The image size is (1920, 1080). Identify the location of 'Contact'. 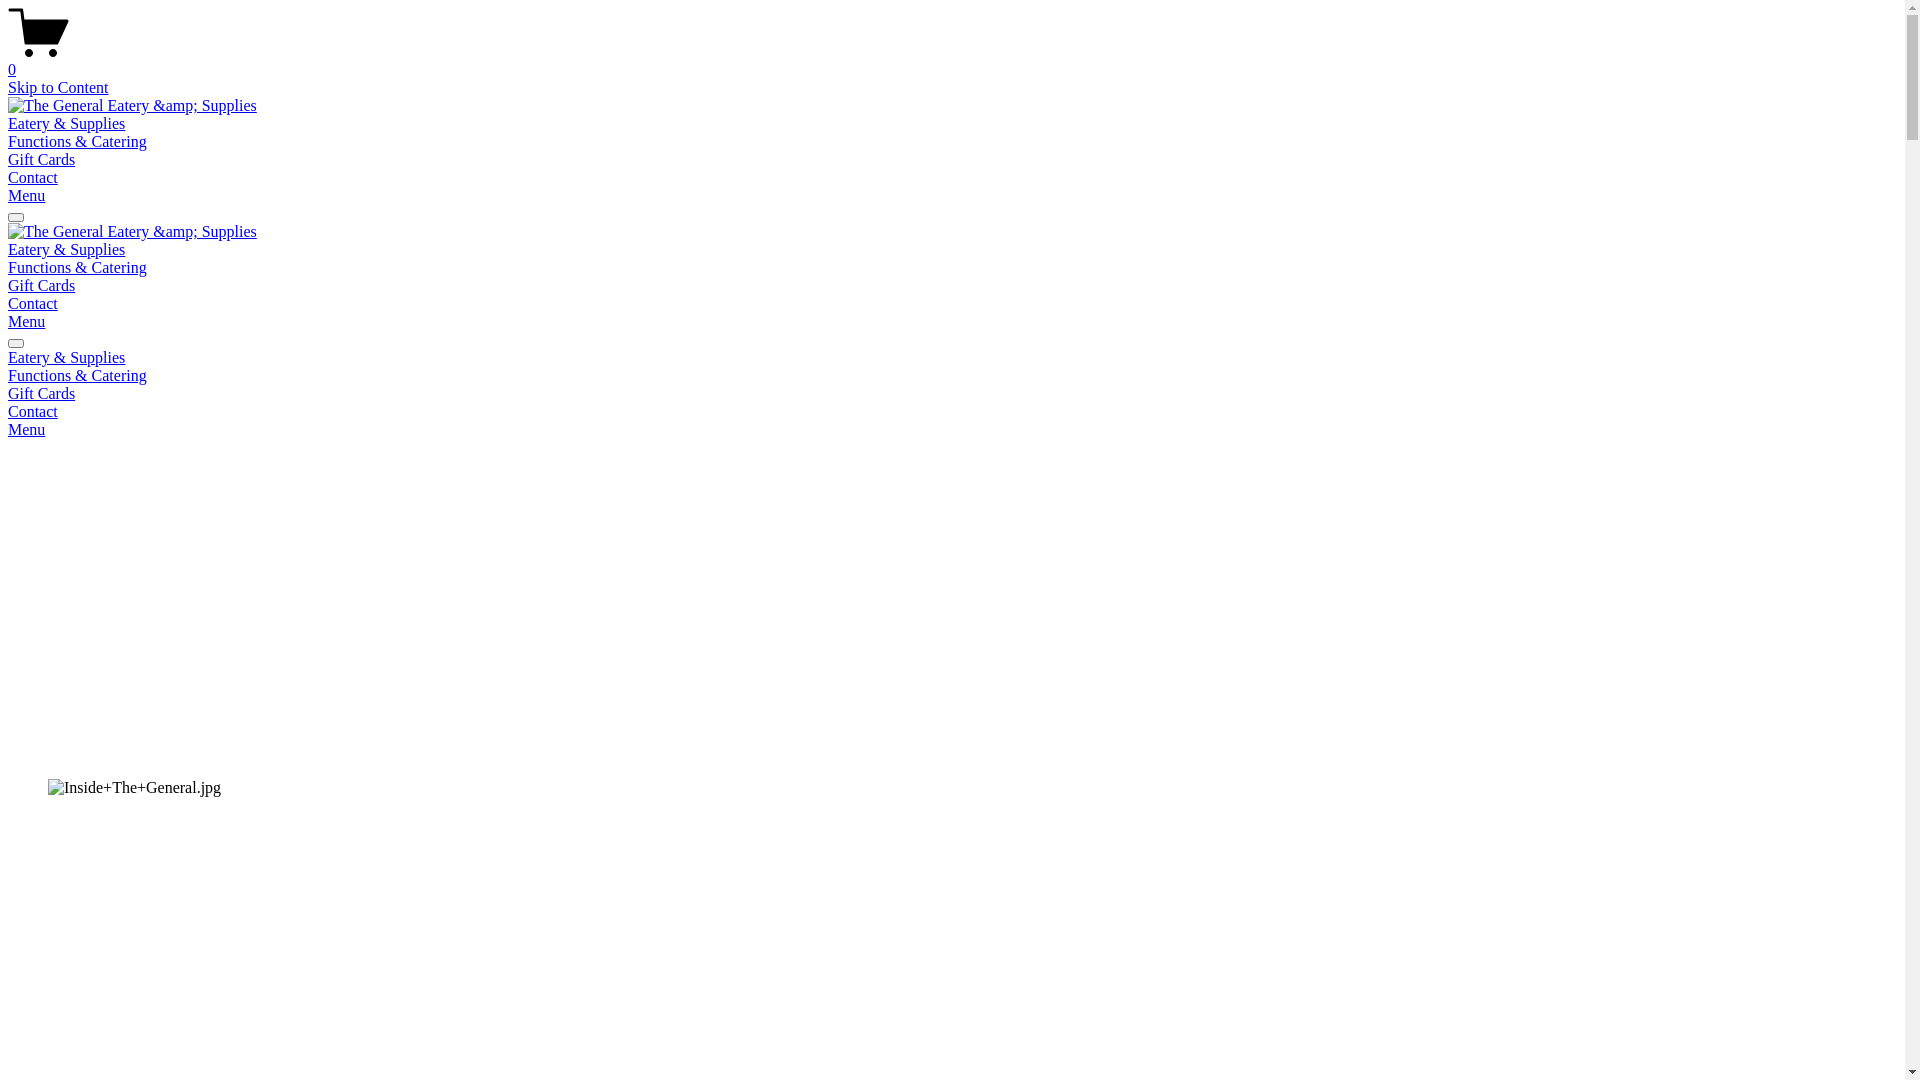
(951, 411).